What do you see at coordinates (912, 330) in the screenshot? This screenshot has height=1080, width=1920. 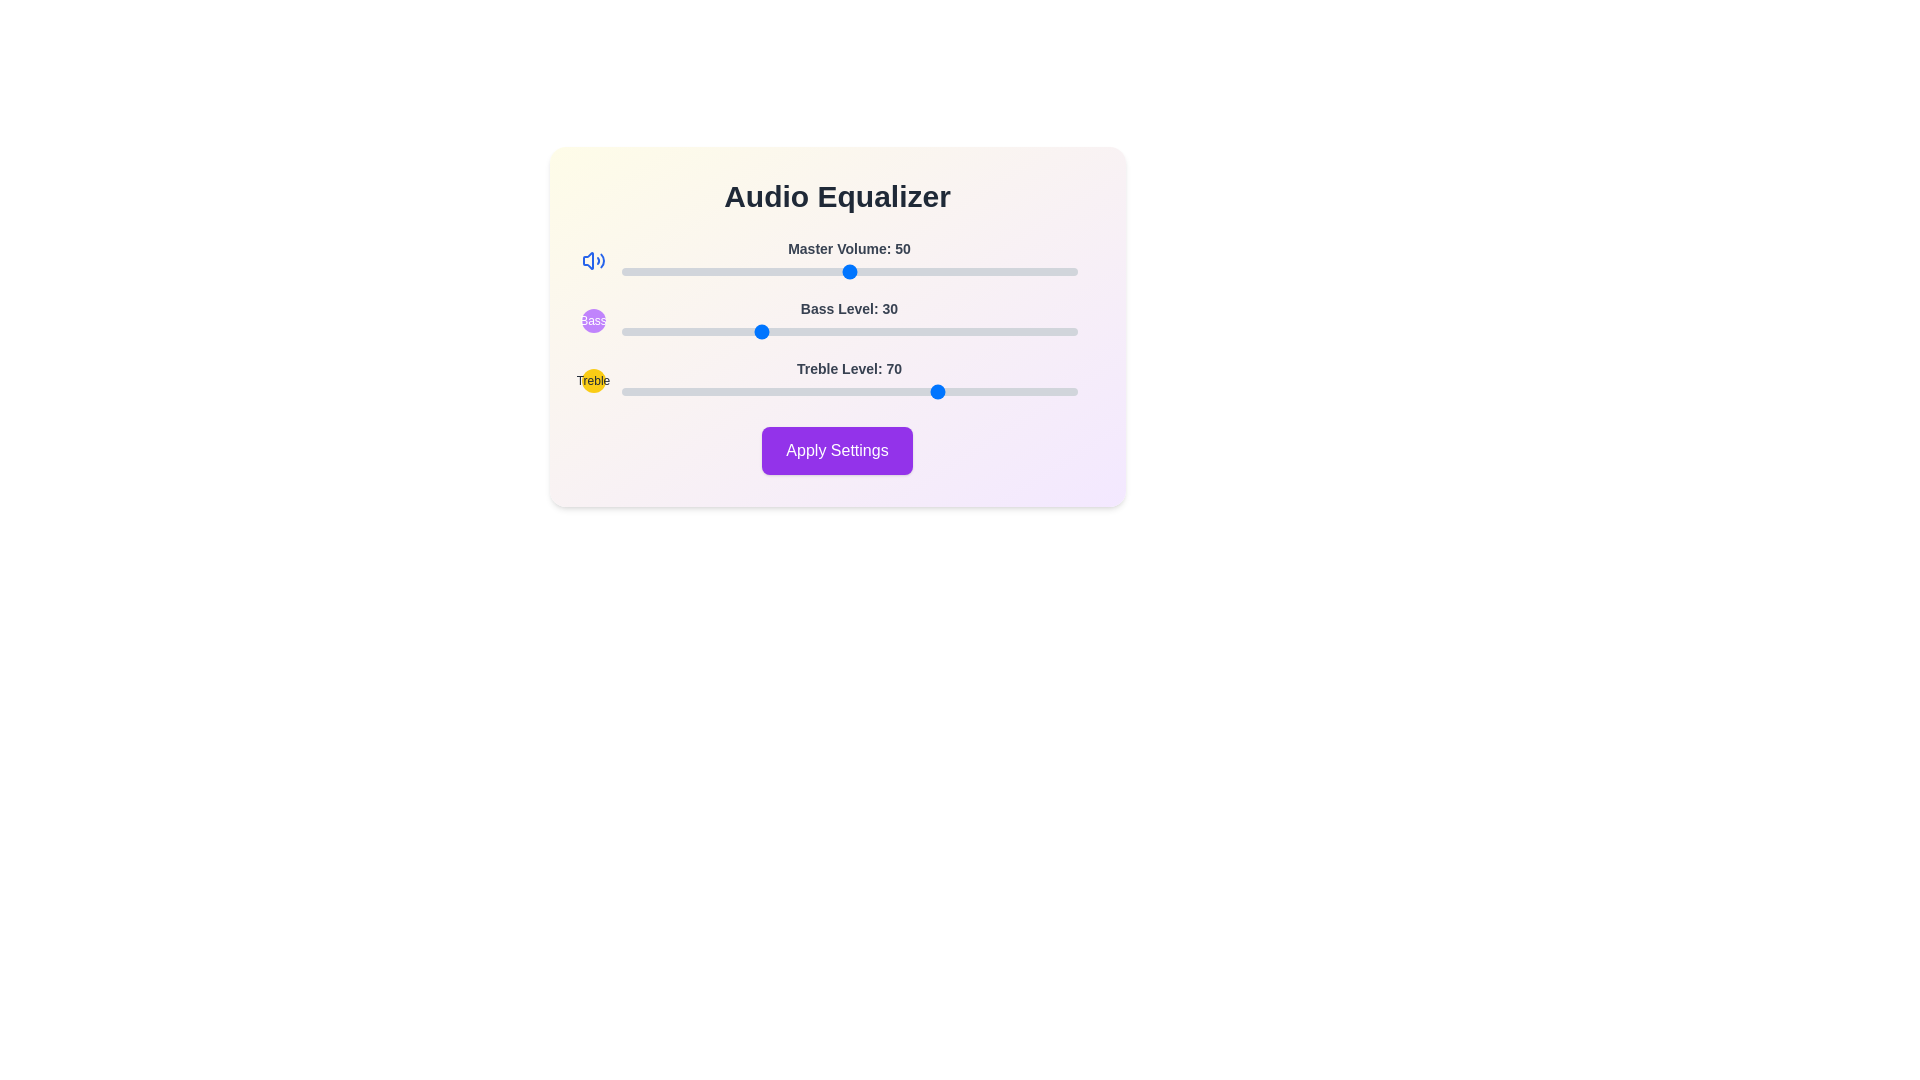 I see `bass level` at bounding box center [912, 330].